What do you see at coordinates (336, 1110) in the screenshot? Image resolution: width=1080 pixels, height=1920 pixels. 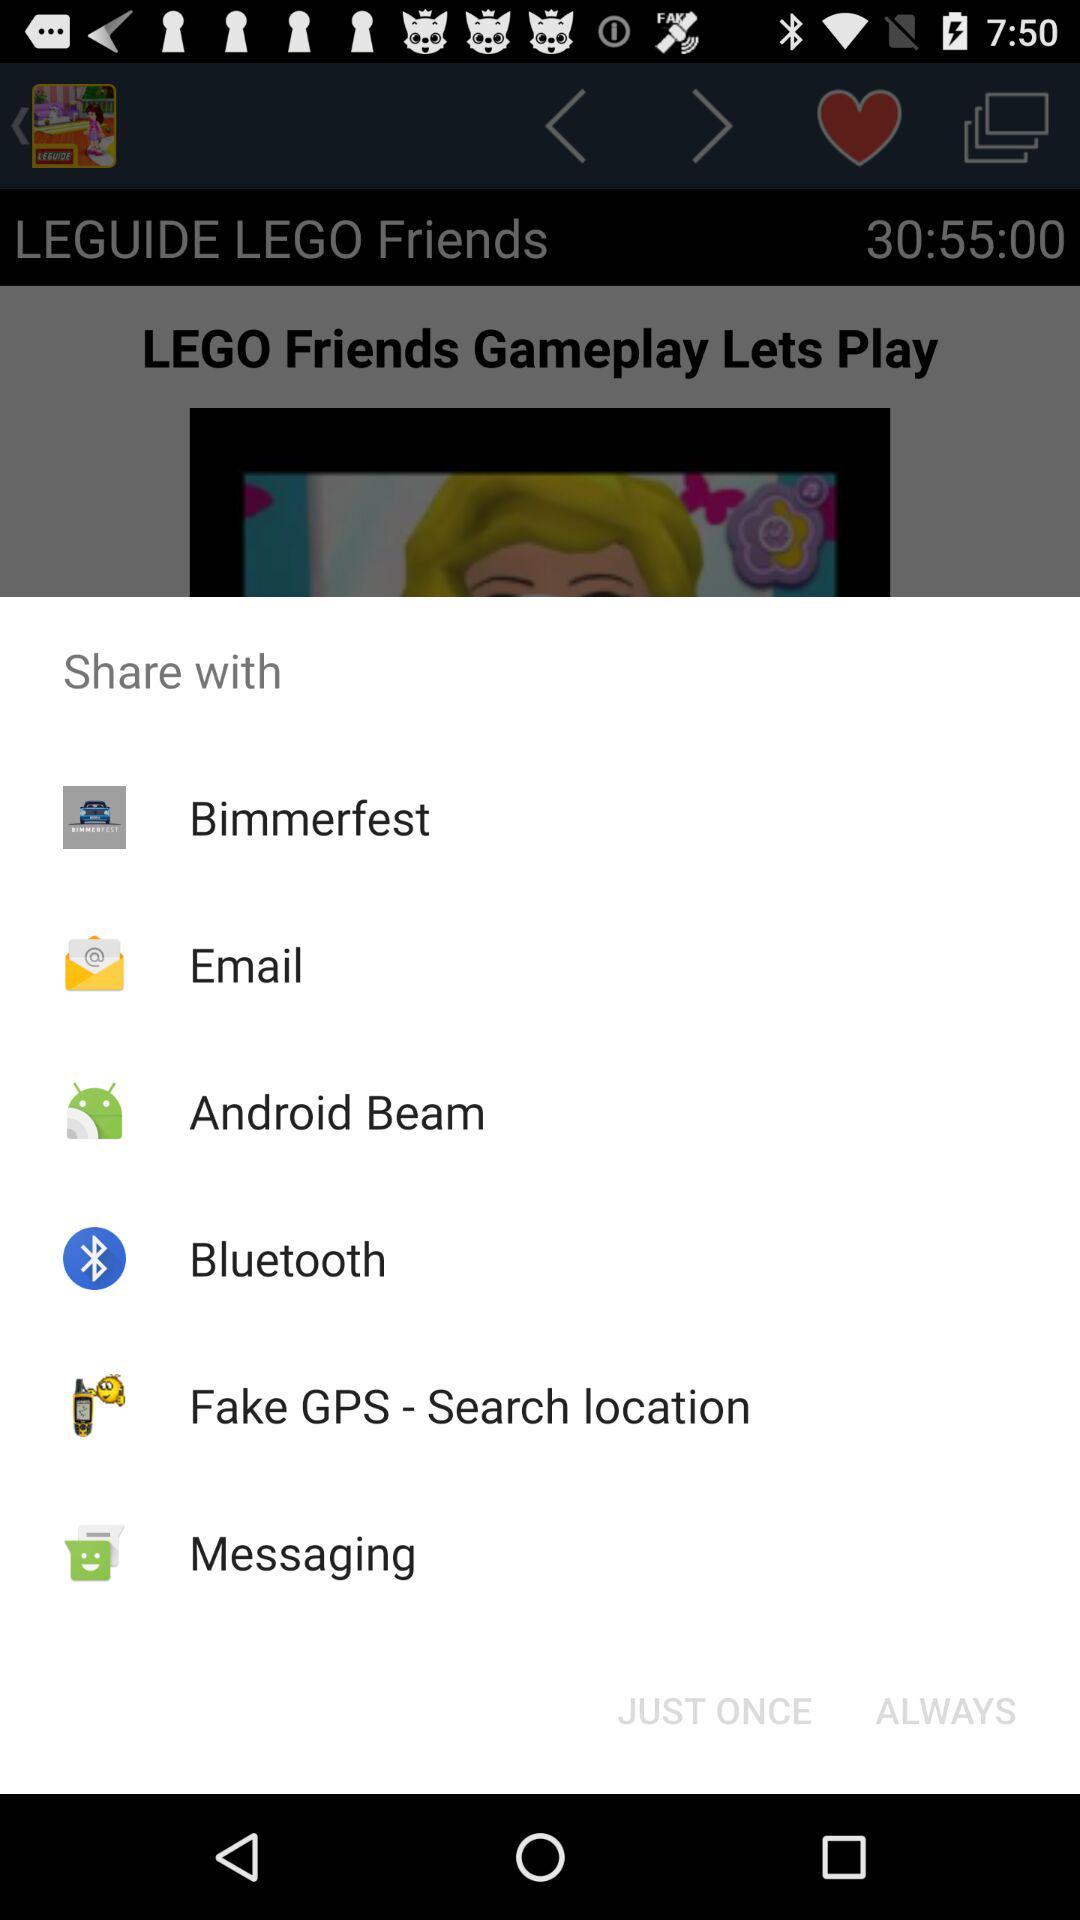 I see `the app below the email` at bounding box center [336, 1110].